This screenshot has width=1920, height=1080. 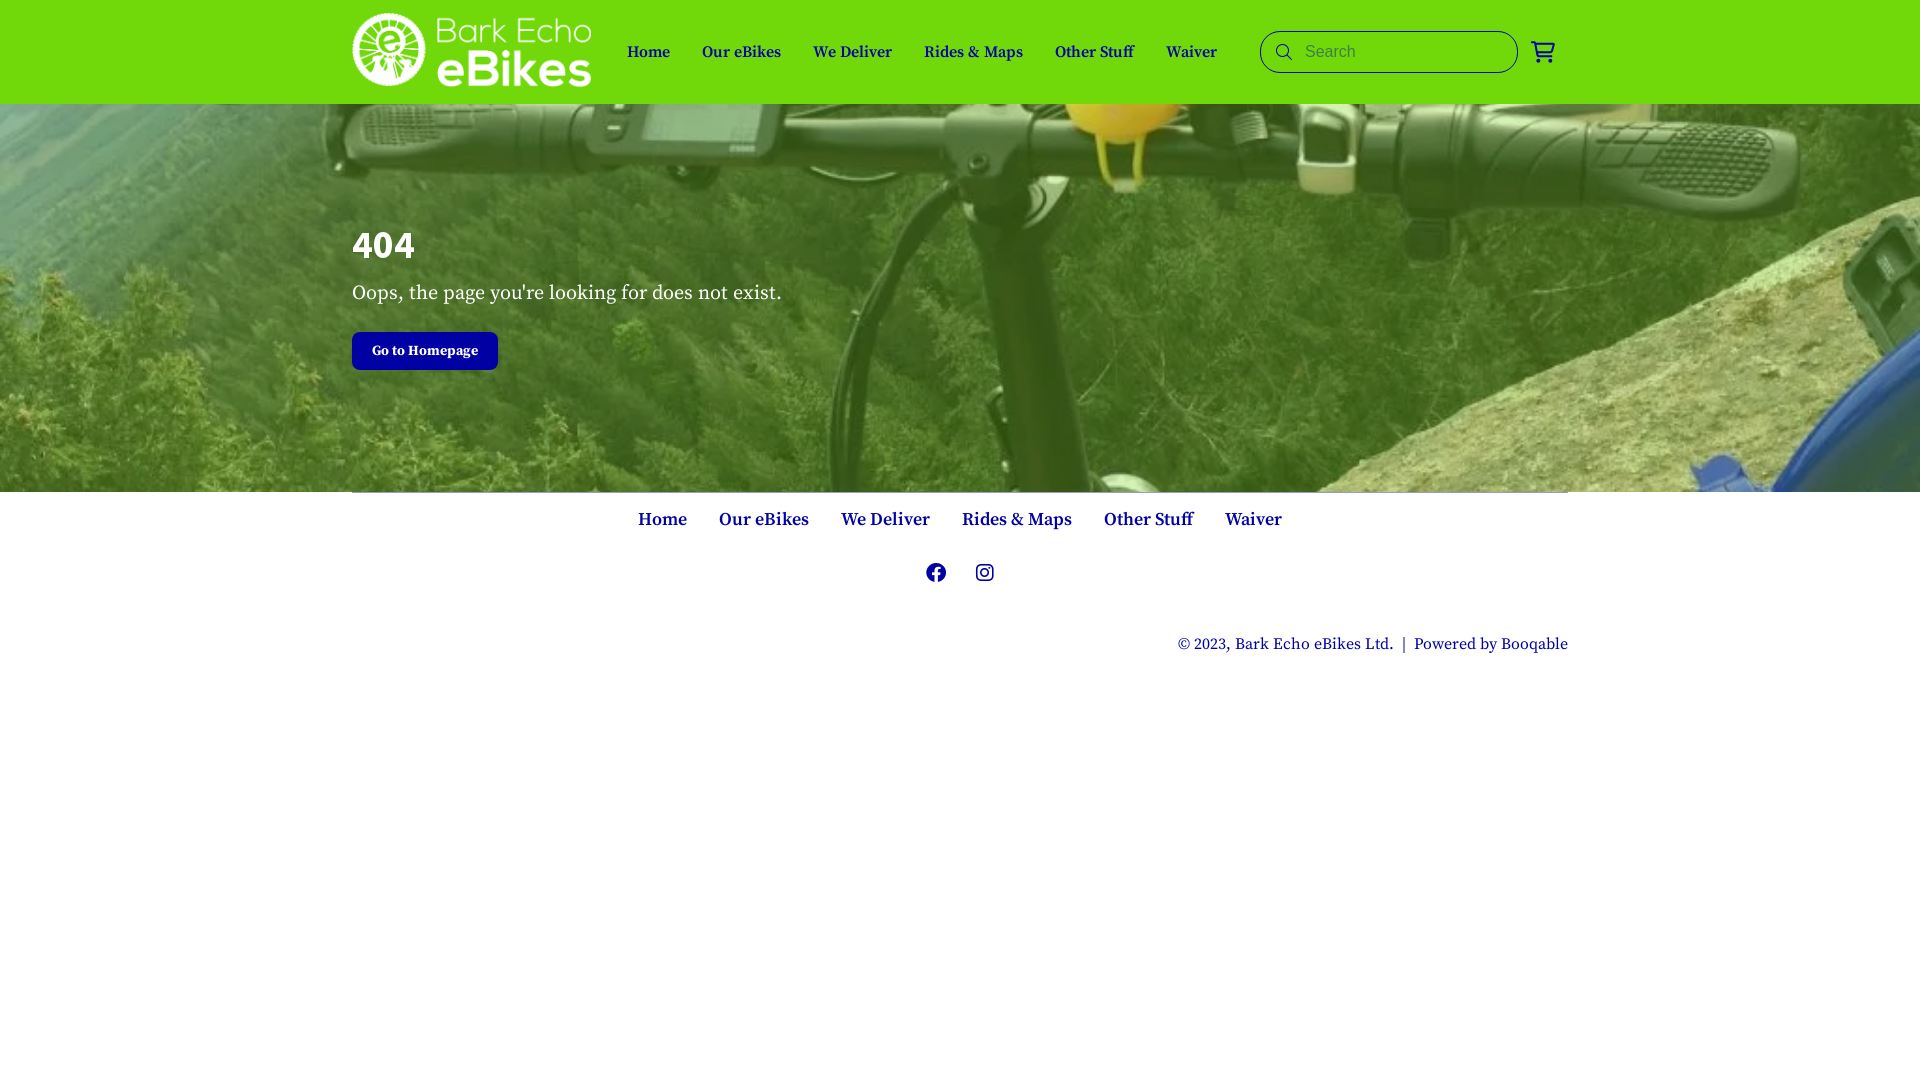 What do you see at coordinates (662, 519) in the screenshot?
I see `'Home'` at bounding box center [662, 519].